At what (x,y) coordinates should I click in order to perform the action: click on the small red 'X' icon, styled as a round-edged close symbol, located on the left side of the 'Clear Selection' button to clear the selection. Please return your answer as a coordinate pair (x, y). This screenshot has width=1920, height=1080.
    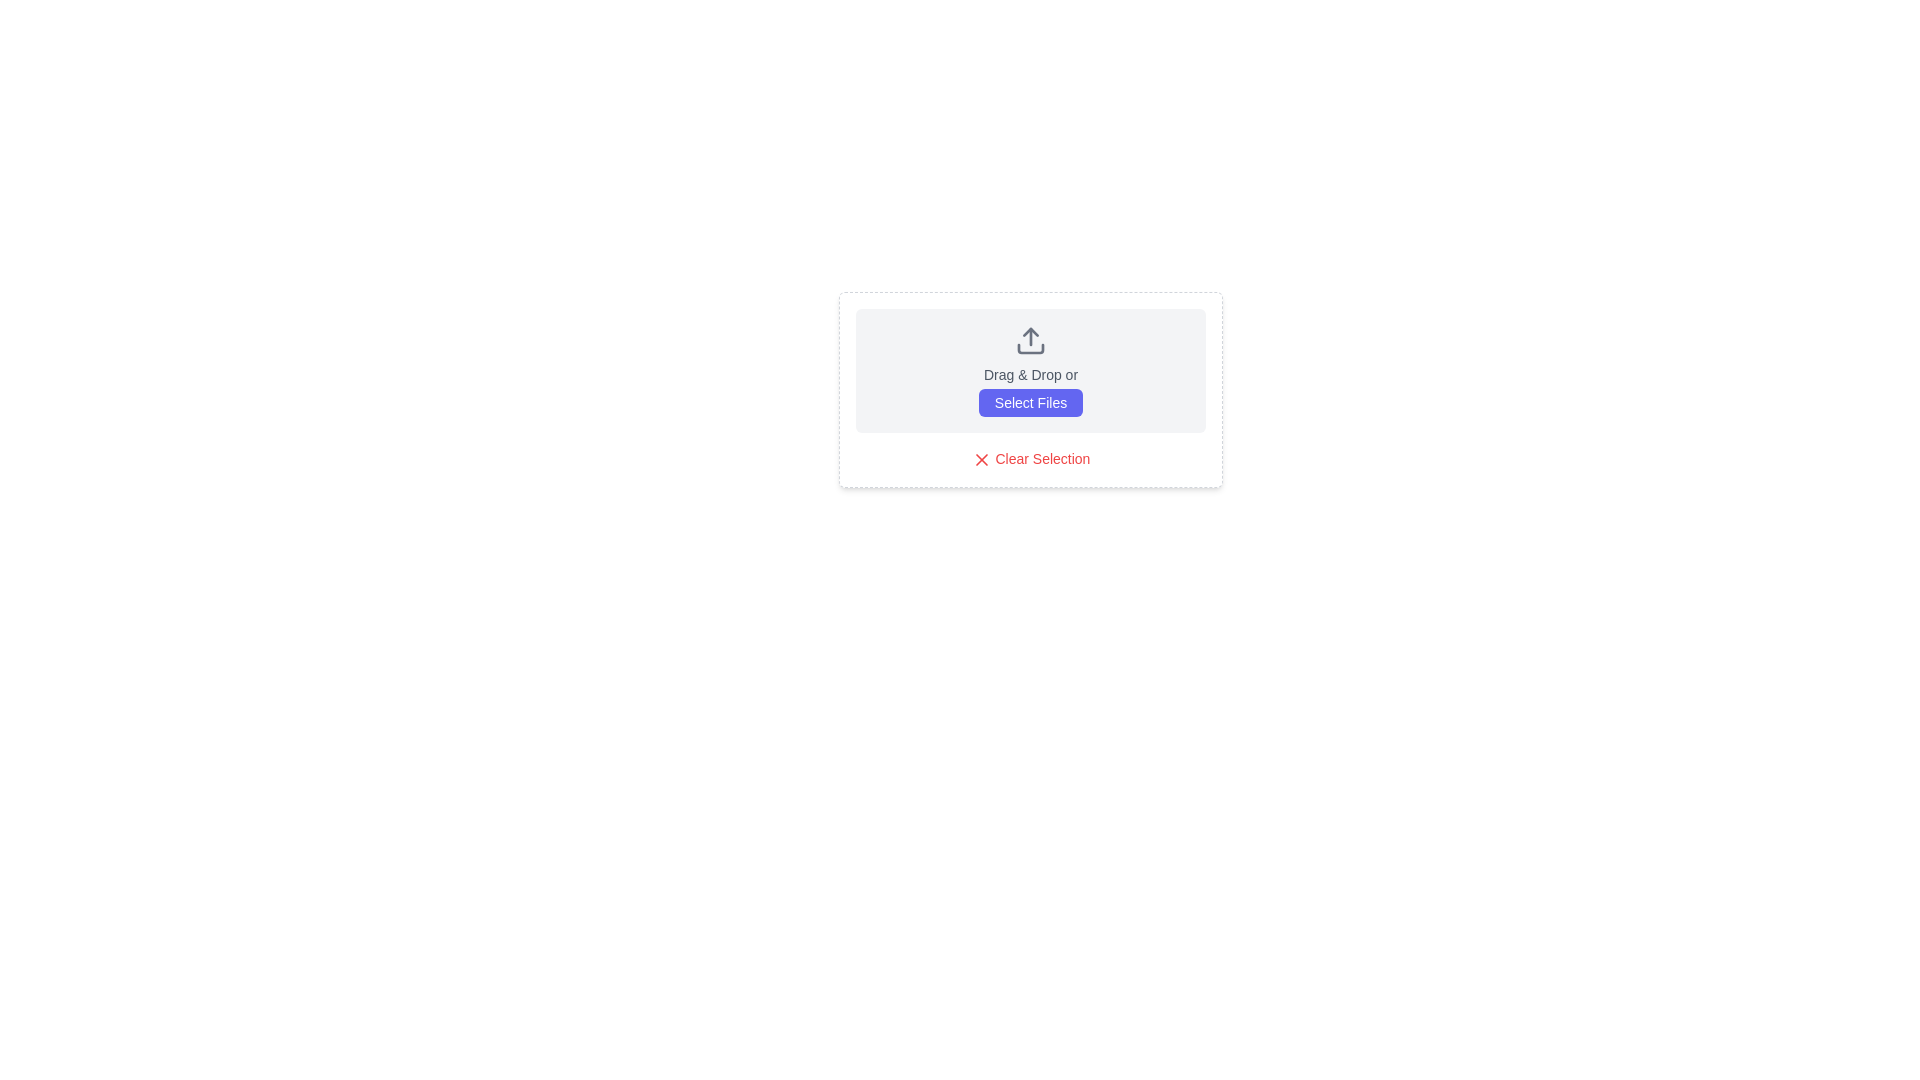
    Looking at the image, I should click on (981, 460).